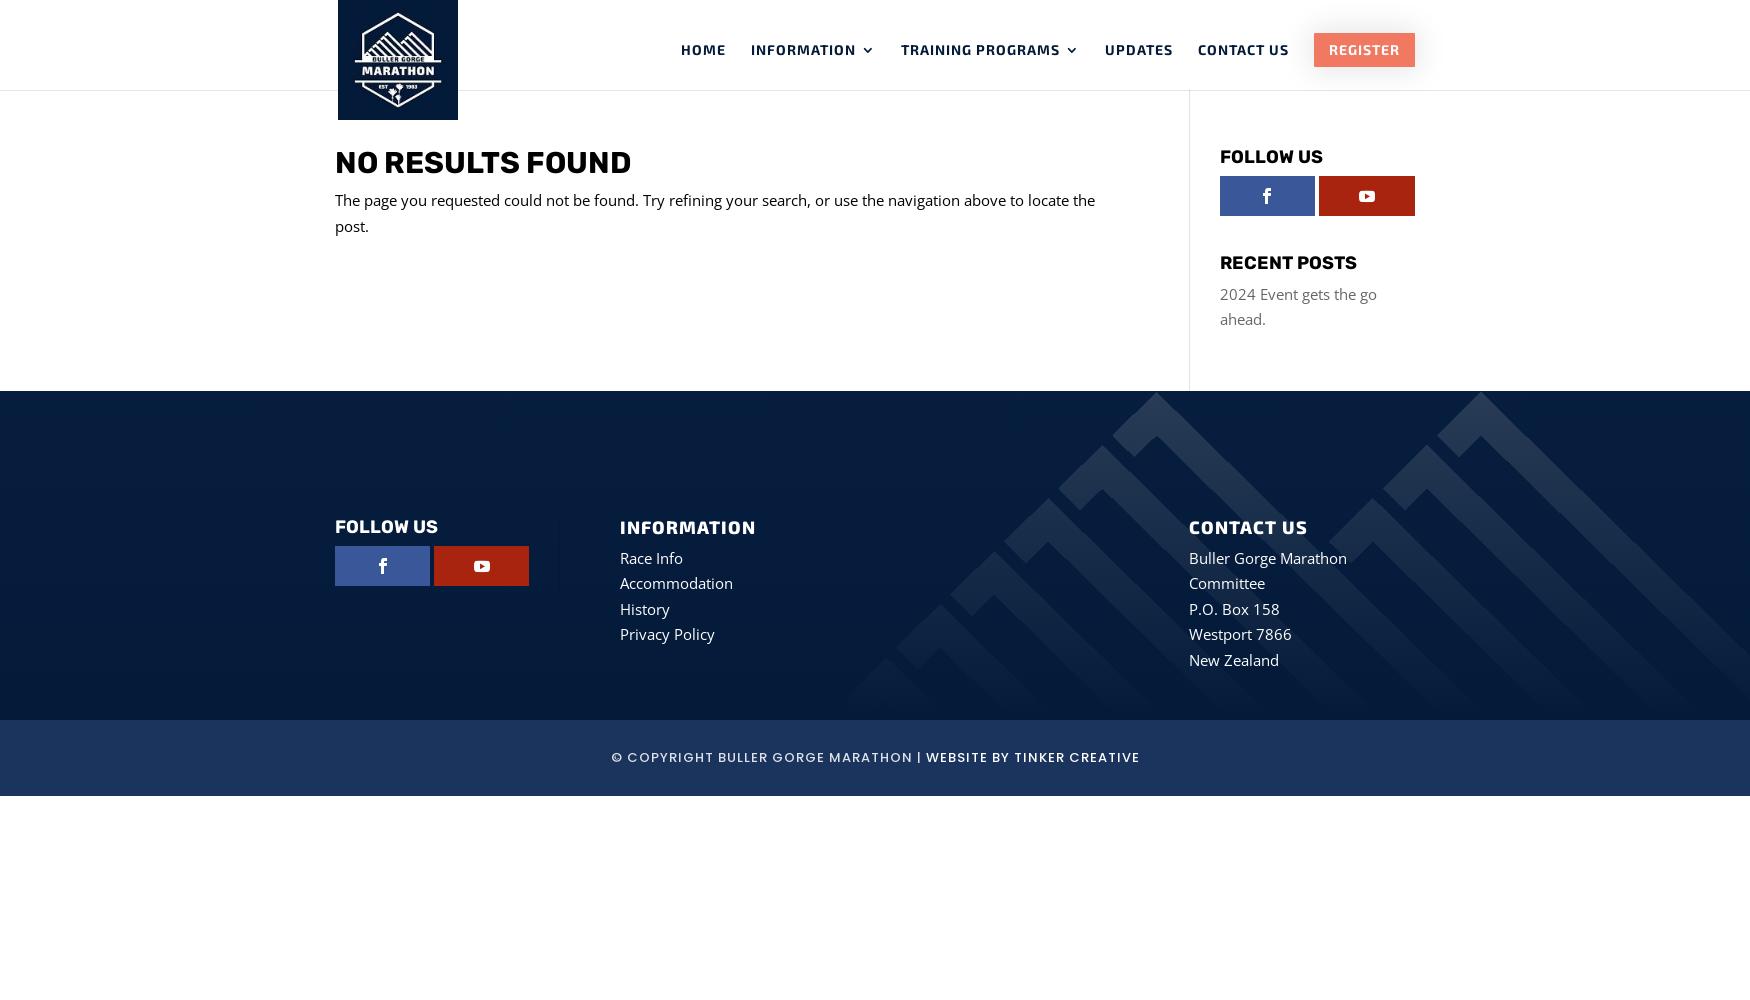  Describe the element at coordinates (924, 757) in the screenshot. I see `'Website by Tinker Creative'` at that location.